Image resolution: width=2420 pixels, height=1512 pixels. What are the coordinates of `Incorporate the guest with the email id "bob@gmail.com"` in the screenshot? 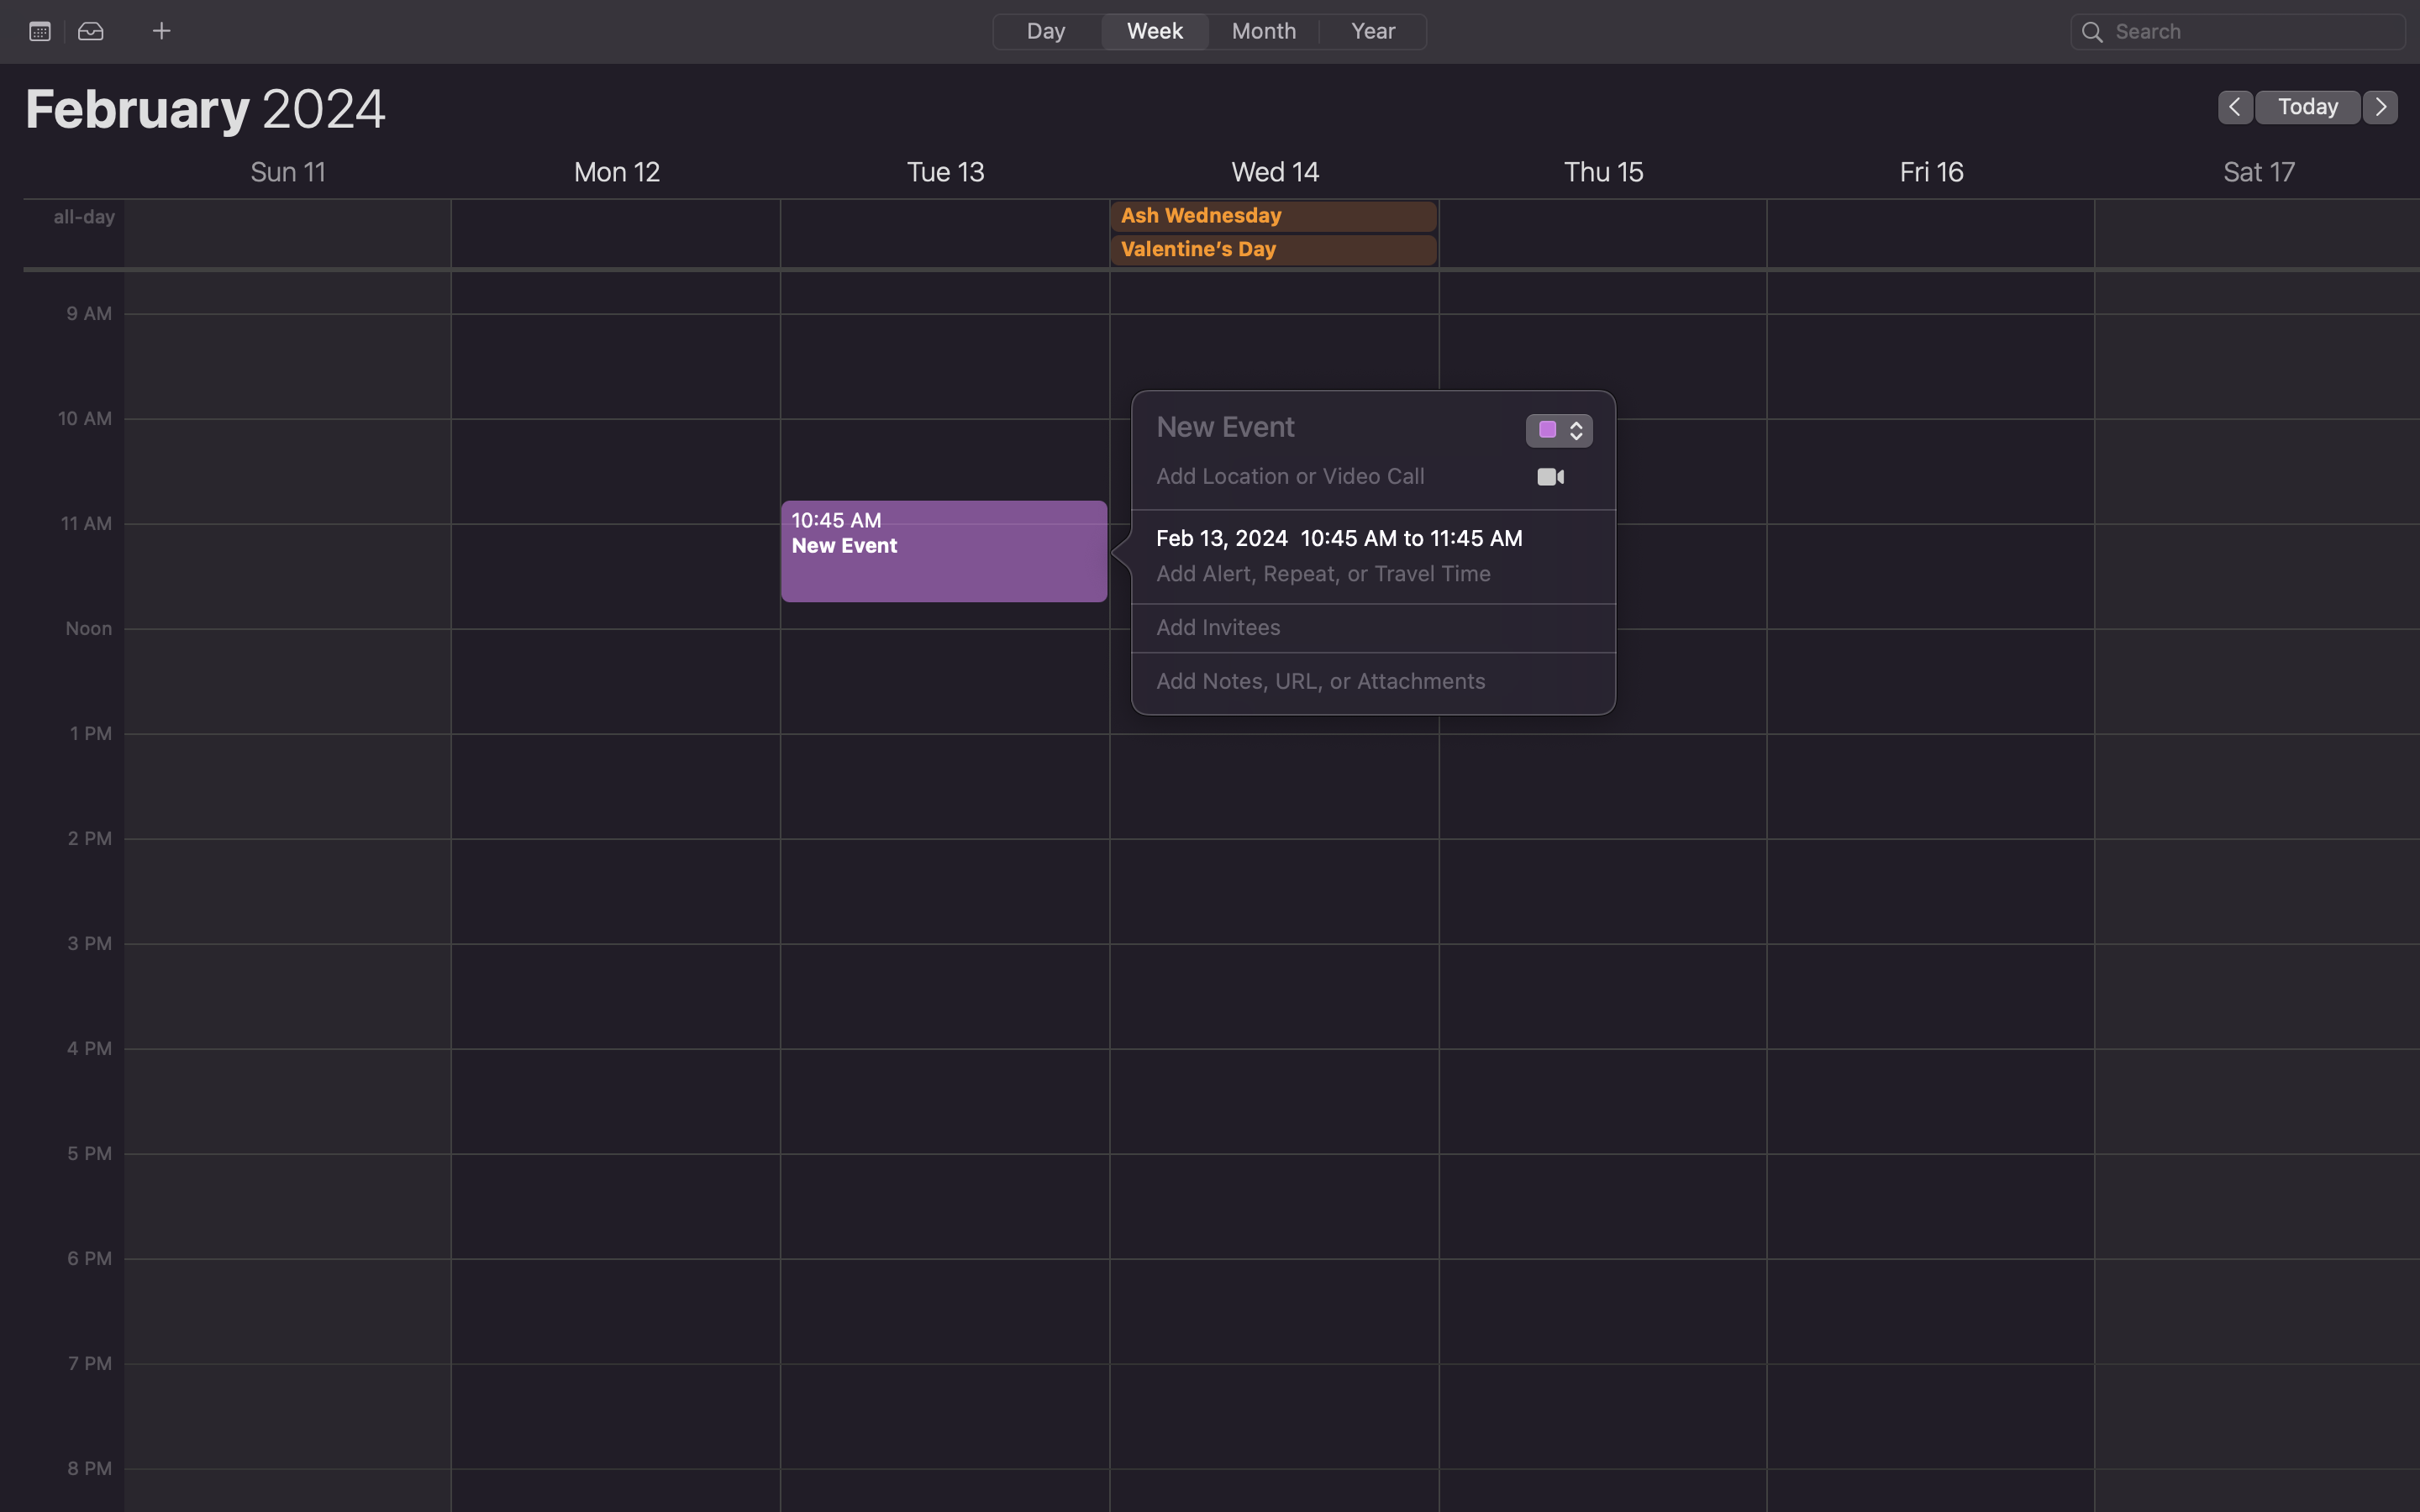 It's located at (1351, 628).